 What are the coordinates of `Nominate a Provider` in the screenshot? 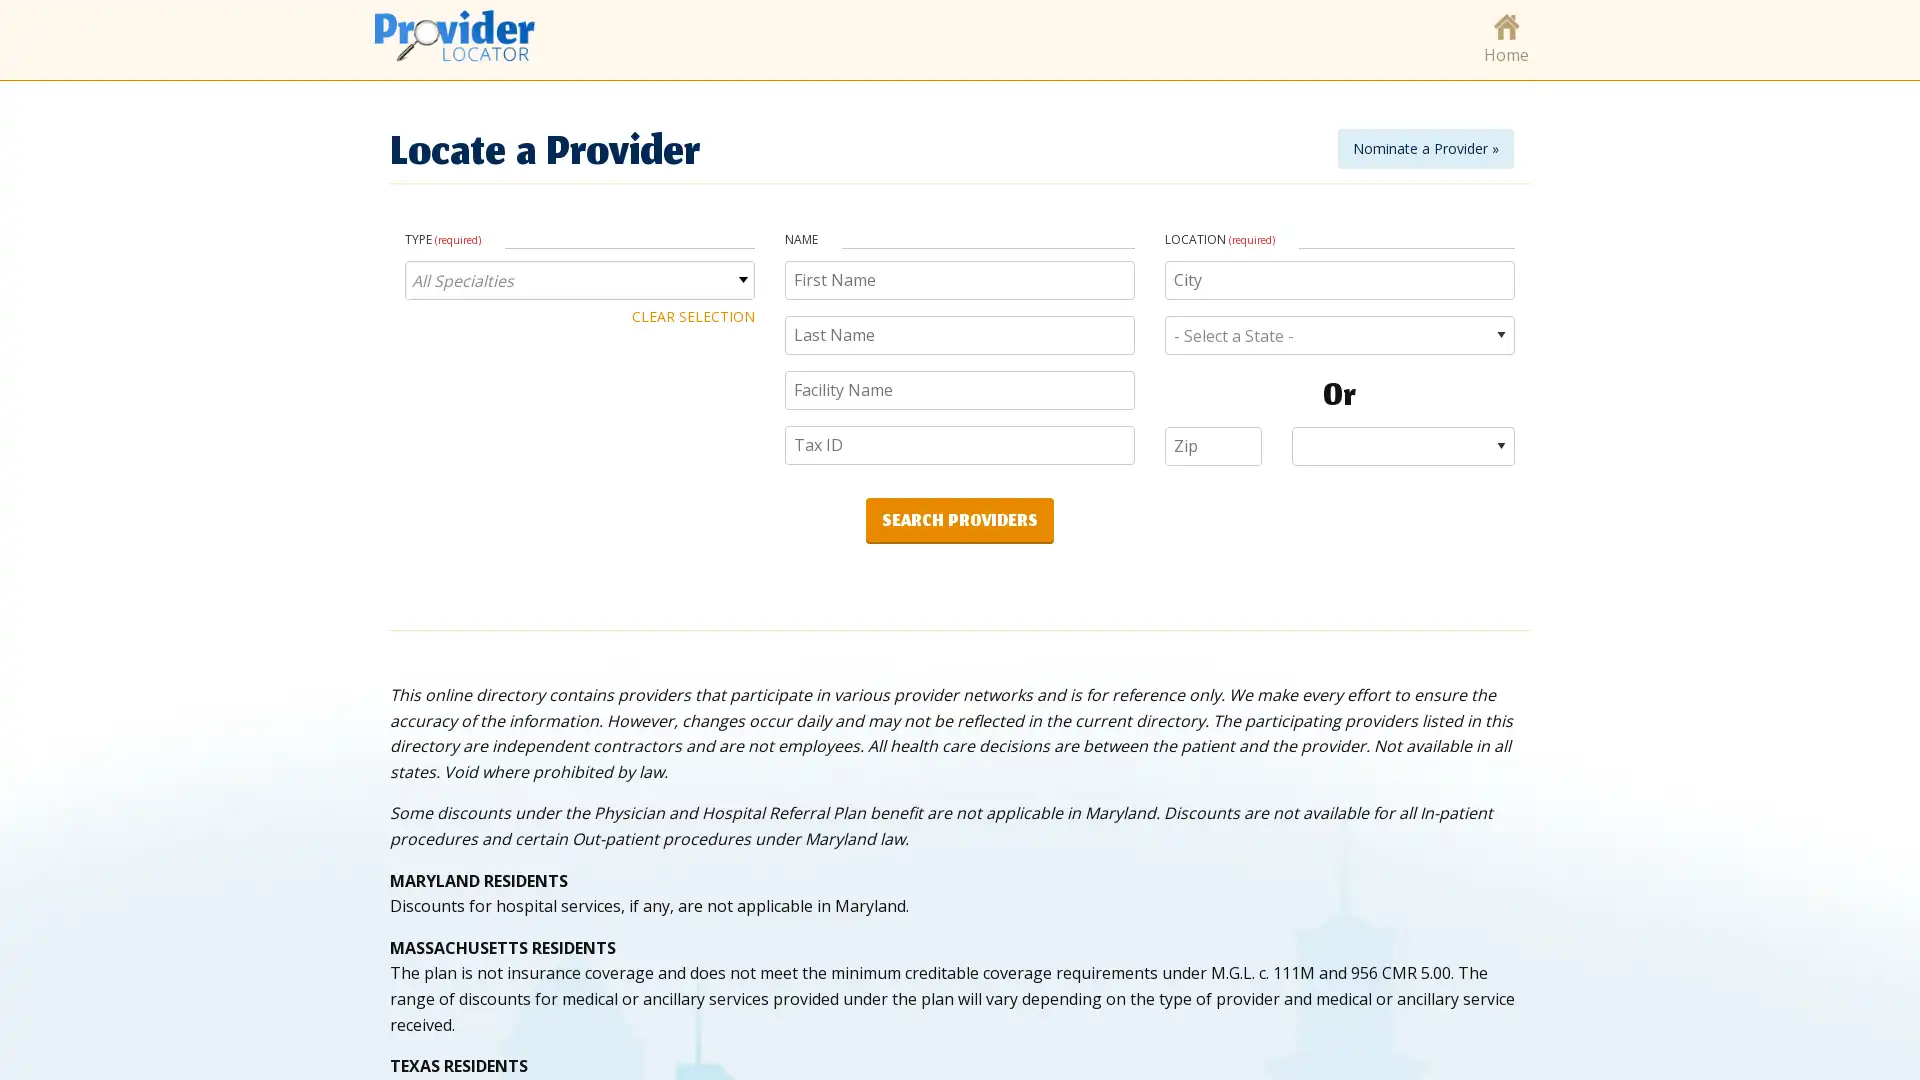 It's located at (1424, 146).